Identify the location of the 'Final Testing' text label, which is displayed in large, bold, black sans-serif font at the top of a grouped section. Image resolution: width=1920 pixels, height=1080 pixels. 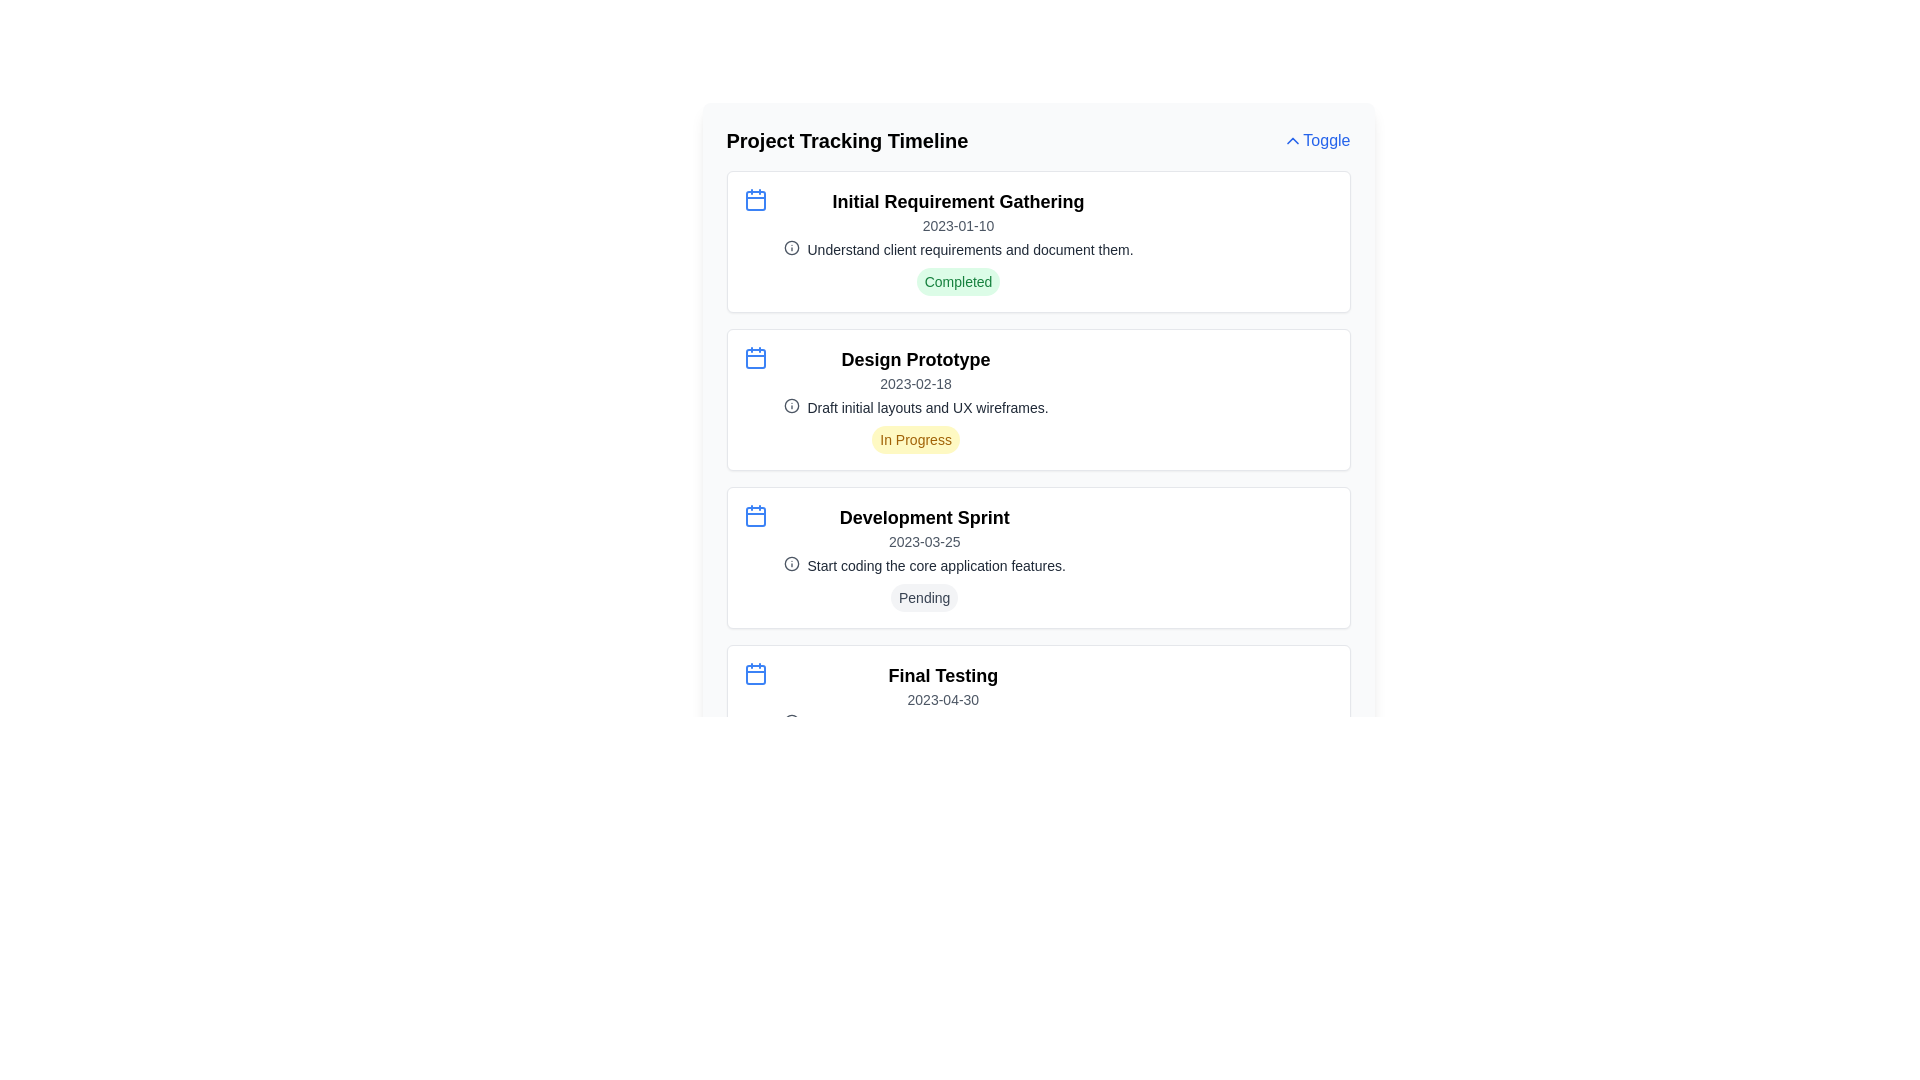
(942, 675).